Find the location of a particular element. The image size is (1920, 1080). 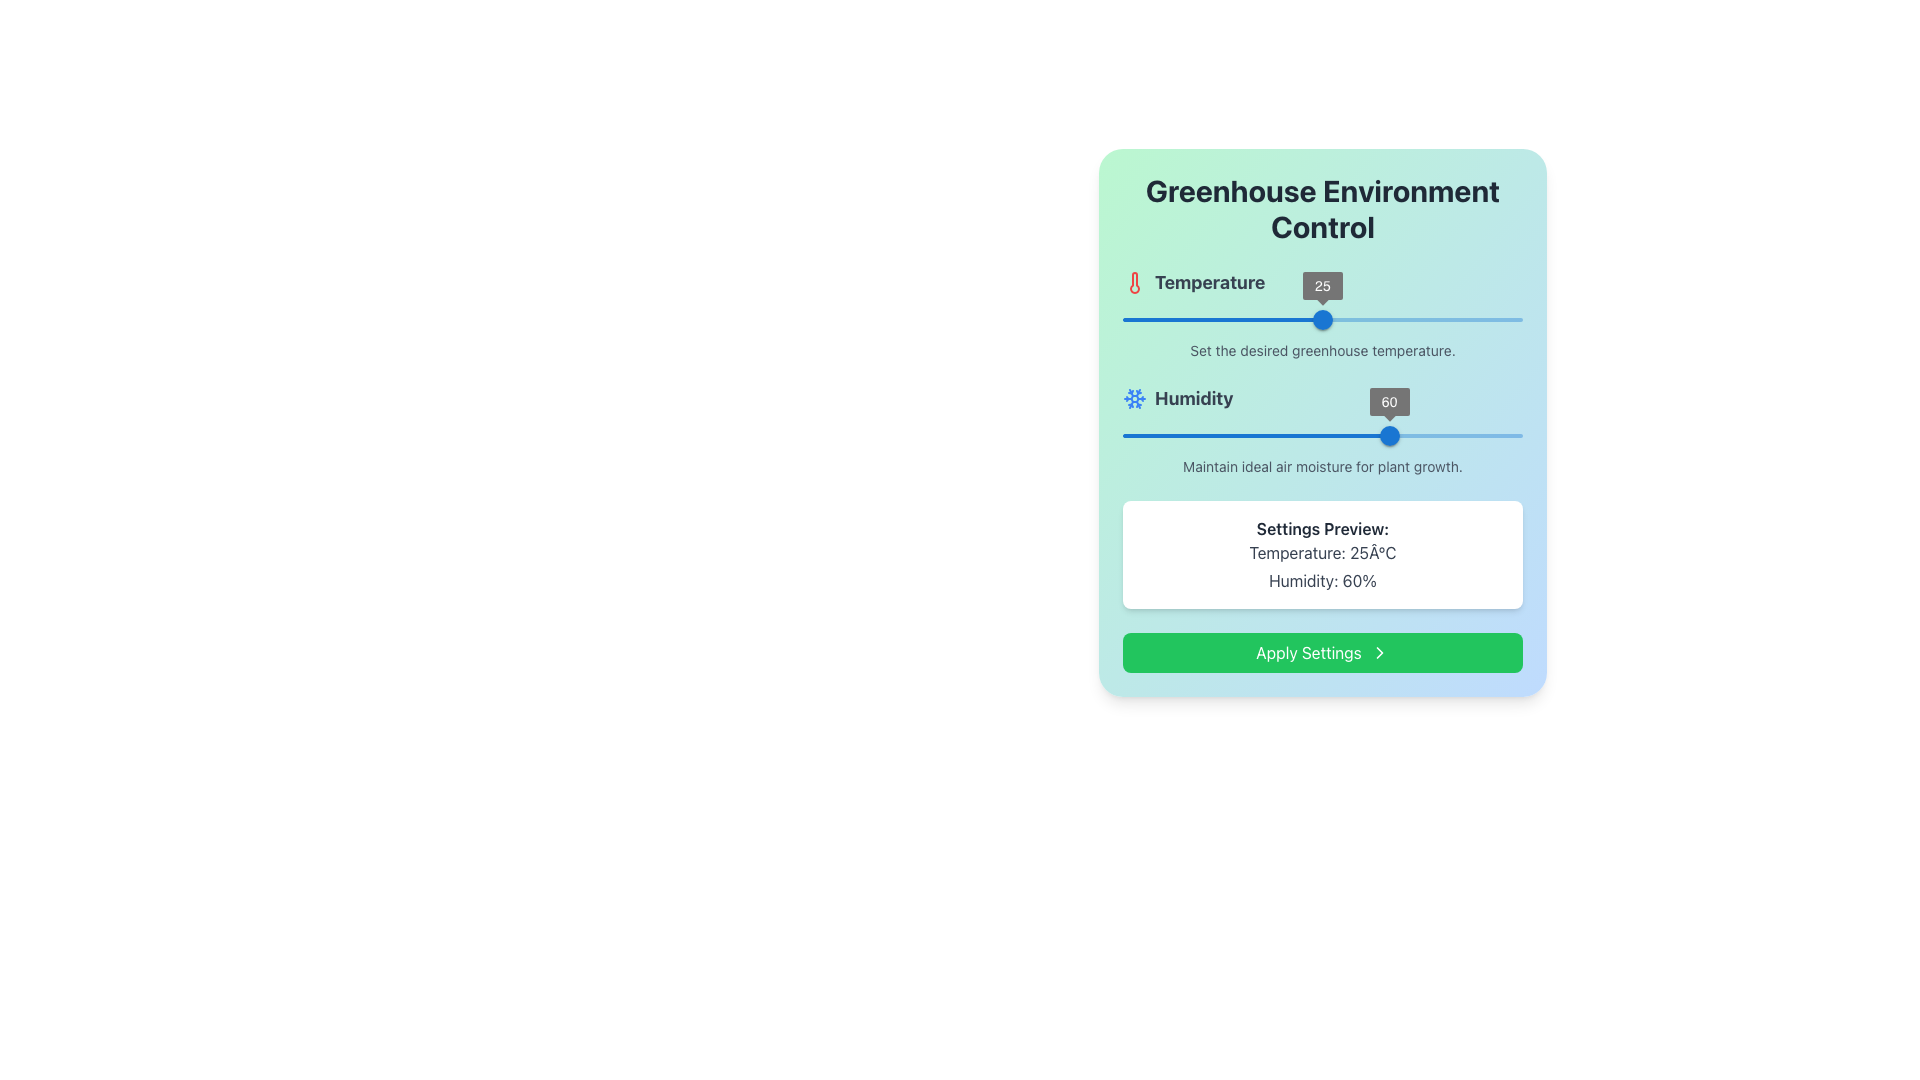

the Static Text displaying the current temperature setting, which is positioned above the 'Humidity: 60%' text in the summary preview at the bottom of the card is located at coordinates (1323, 552).